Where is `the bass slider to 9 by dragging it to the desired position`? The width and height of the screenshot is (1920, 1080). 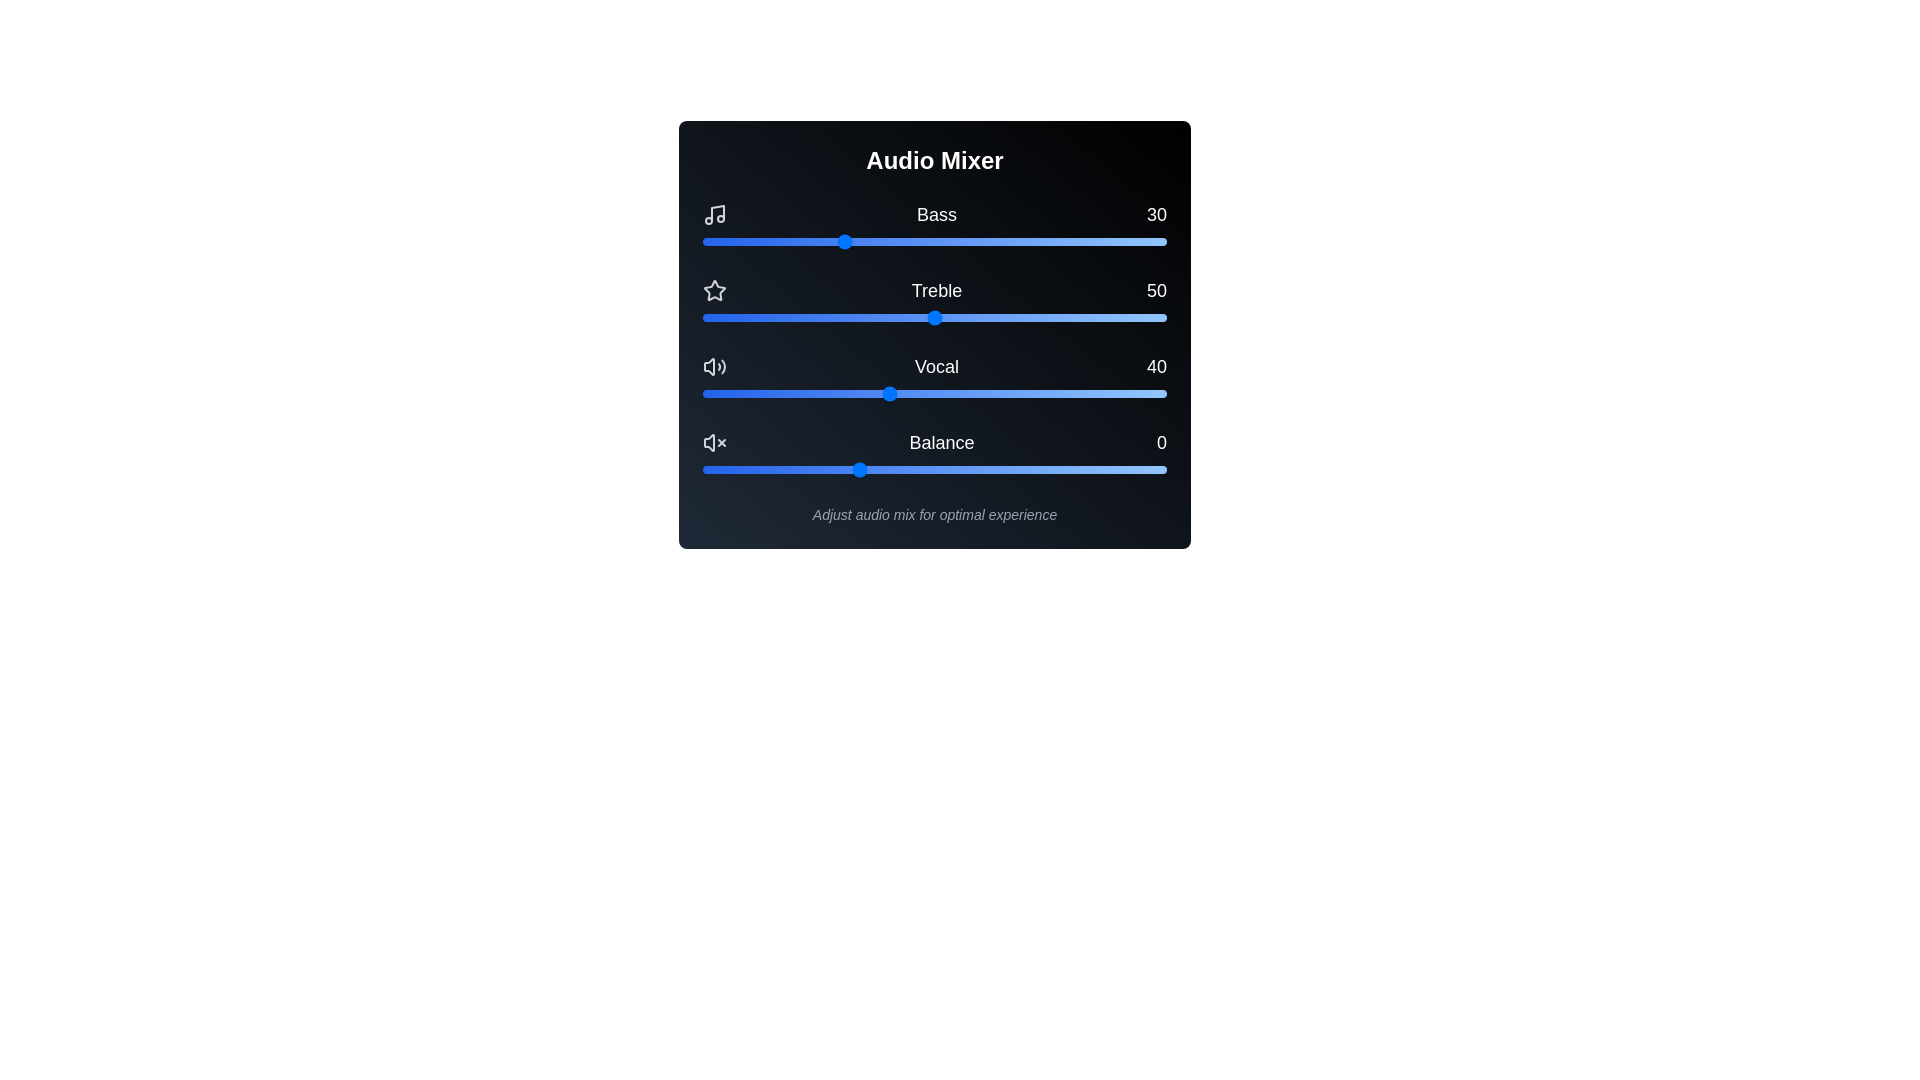
the bass slider to 9 by dragging it to the desired position is located at coordinates (743, 241).